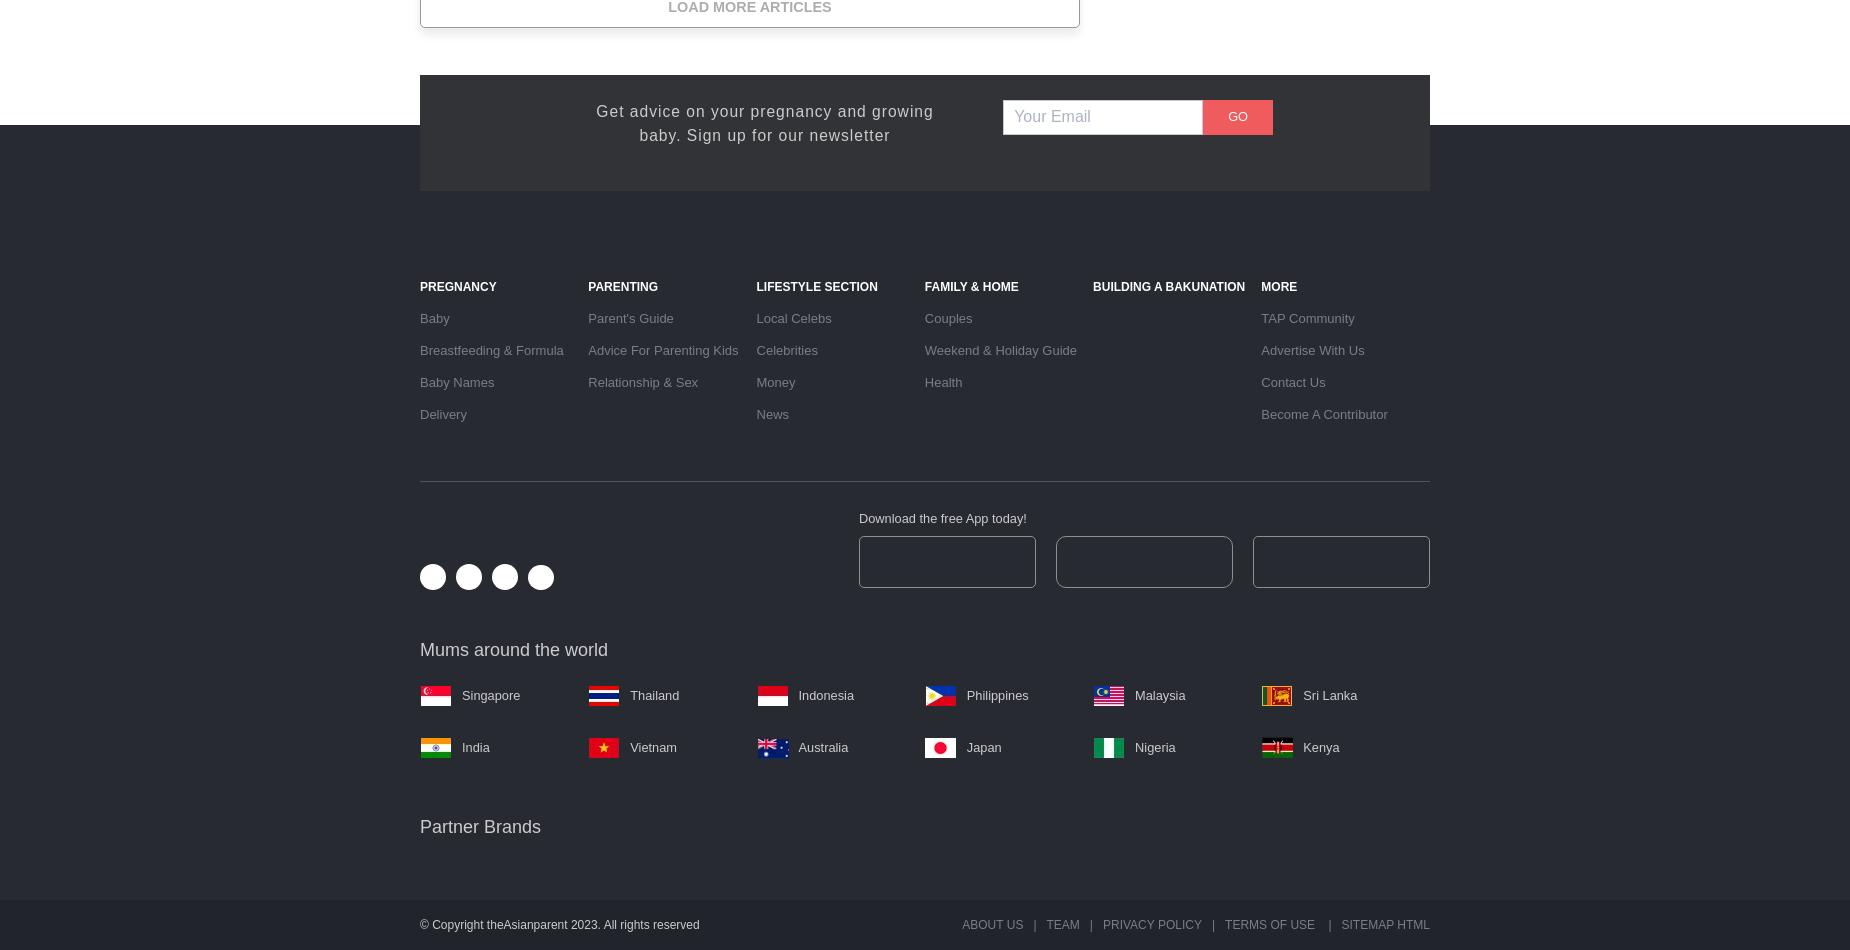 This screenshot has width=1850, height=950. Describe the element at coordinates (442, 412) in the screenshot. I see `'Delivery'` at that location.